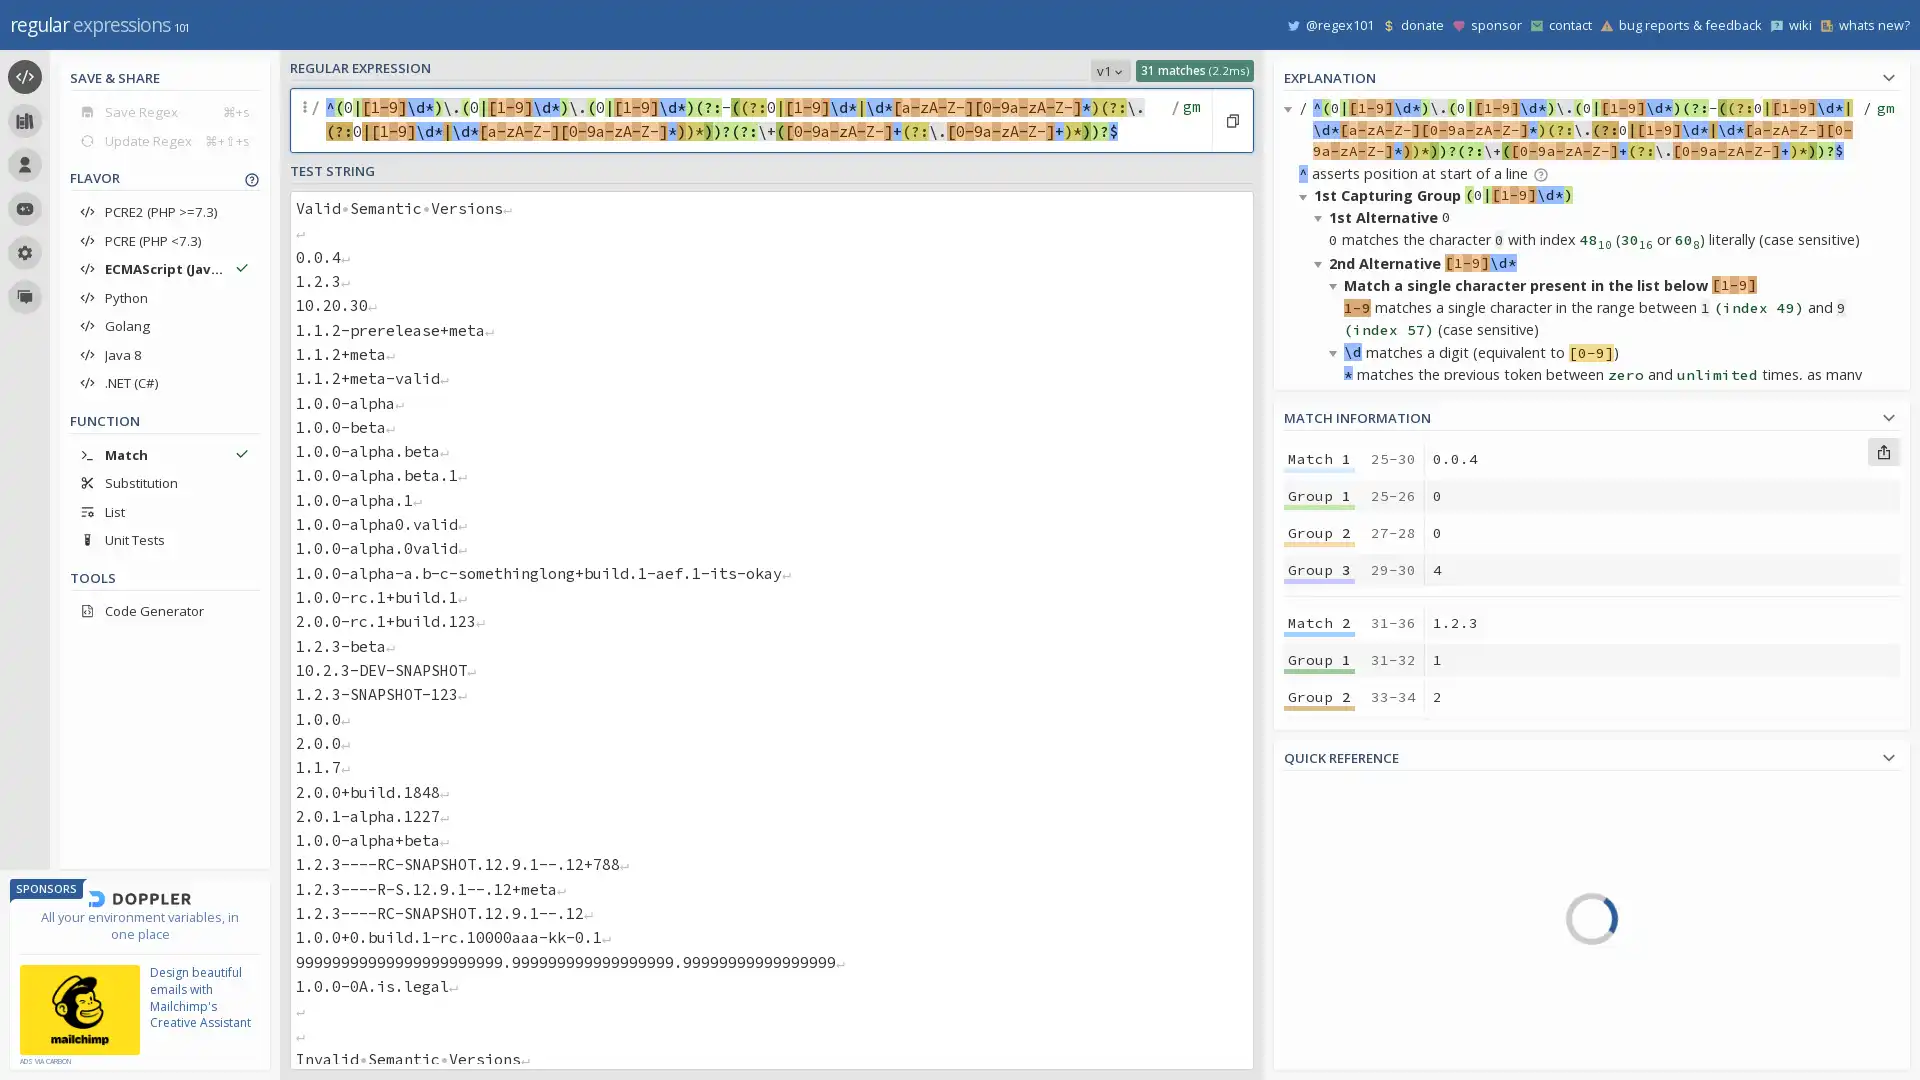 The width and height of the screenshot is (1920, 1080). What do you see at coordinates (1377, 915) in the screenshot?
I see `Anchors` at bounding box center [1377, 915].